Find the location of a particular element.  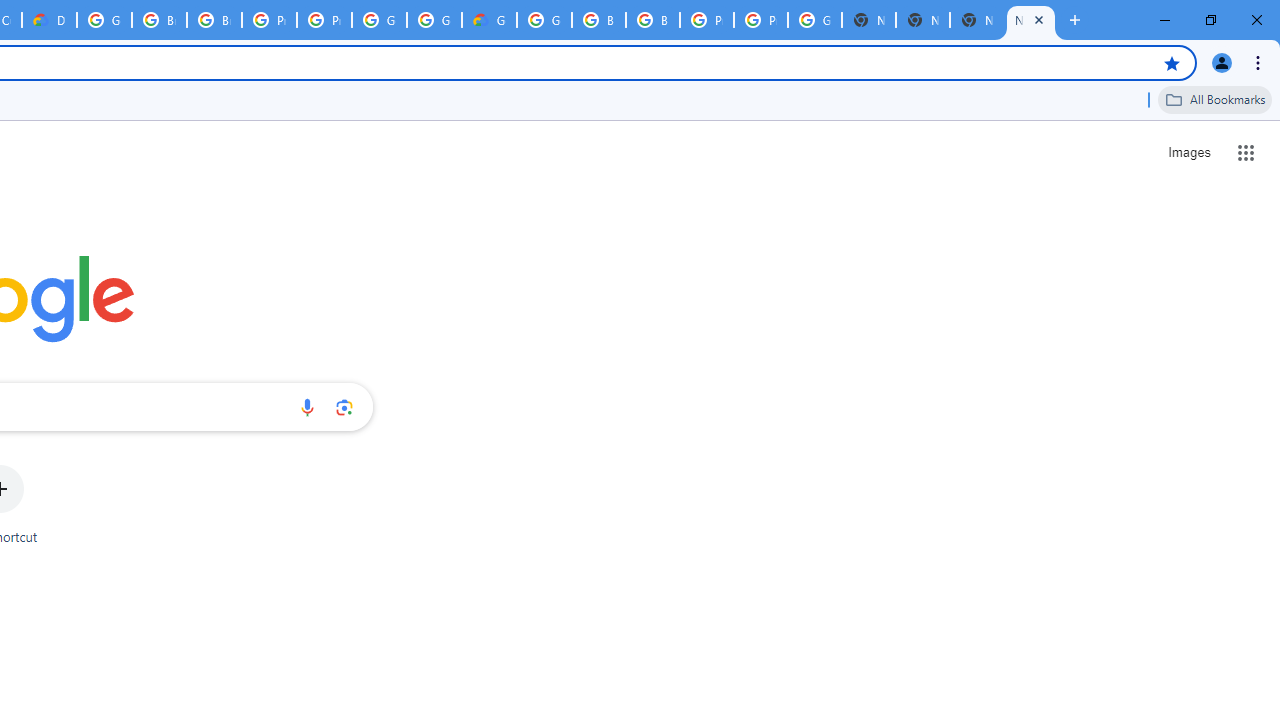

'Browse Chrome as a guest - Computer - Google Chrome Help' is located at coordinates (598, 20).